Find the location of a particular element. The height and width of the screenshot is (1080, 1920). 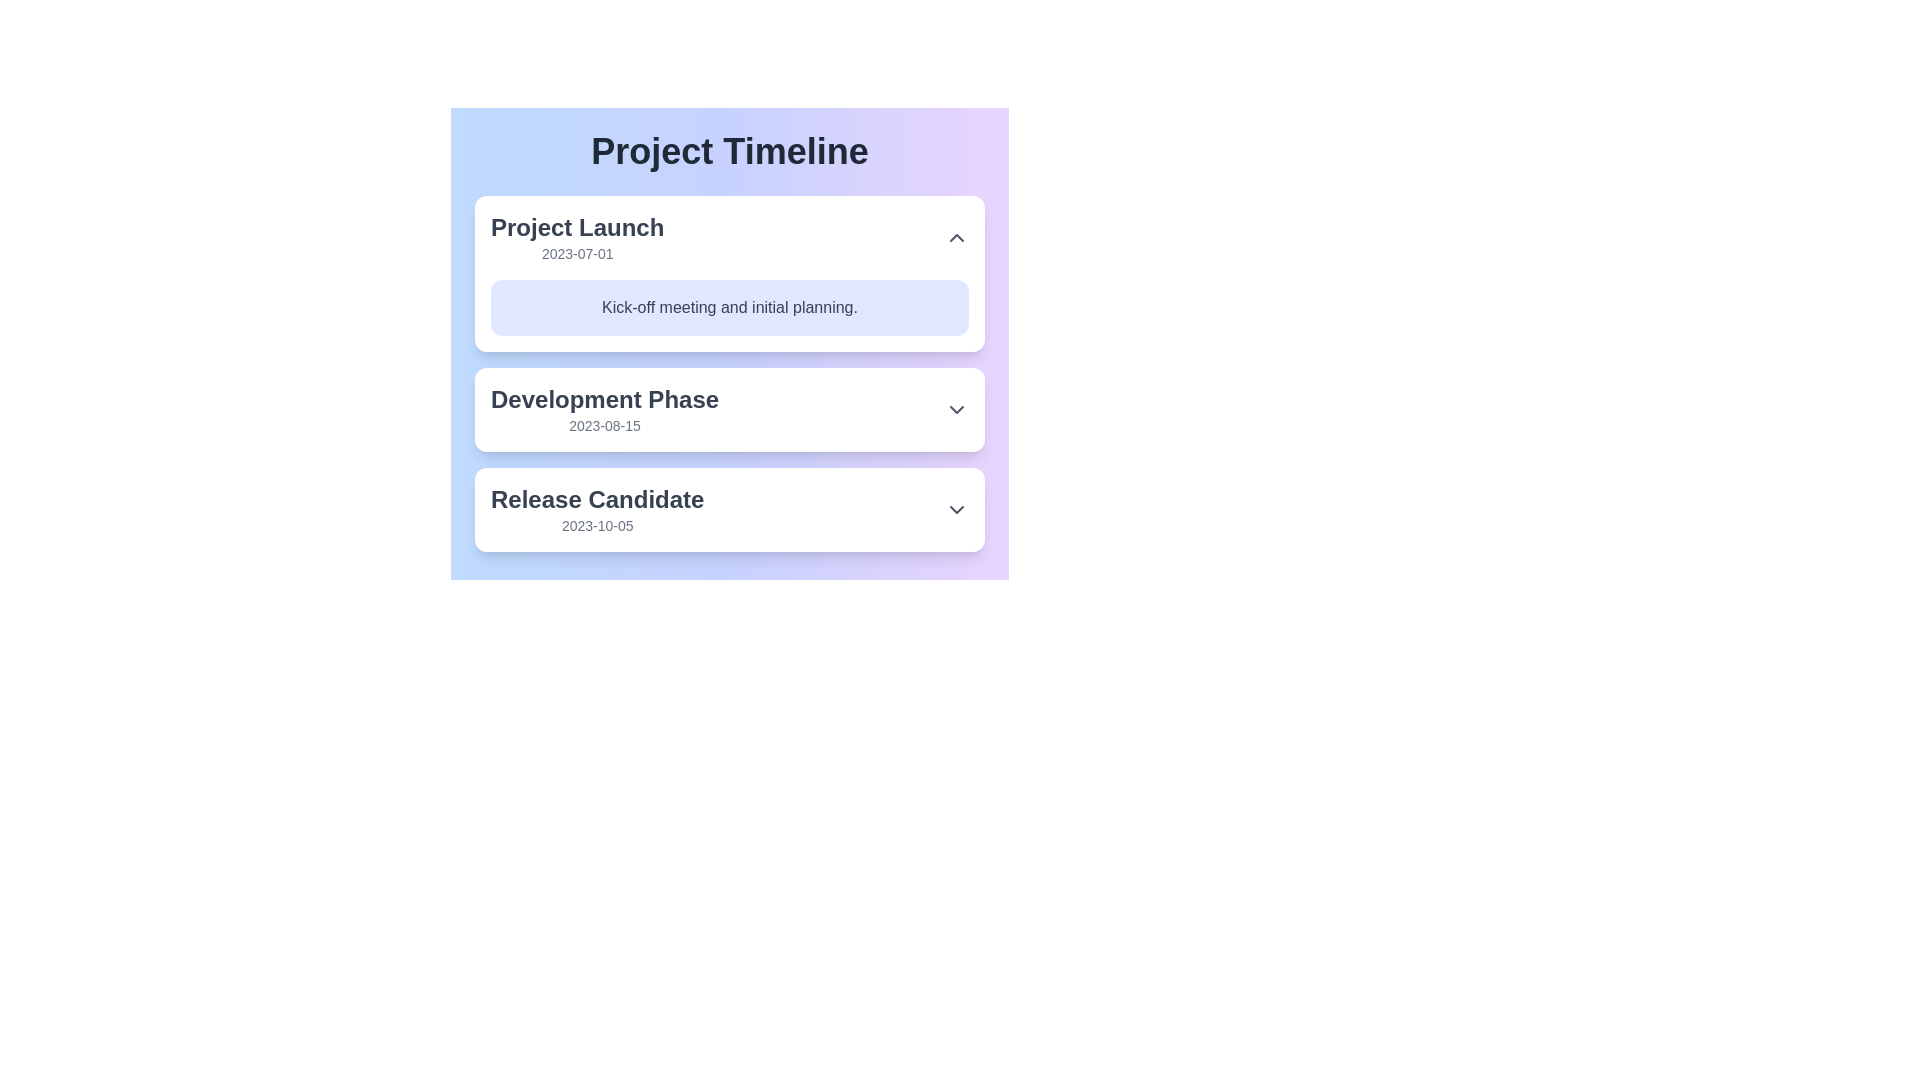

the text display showing the date '2023-08-15', which is located below the title 'Development Phase' in a gray colored, small font within a boxed structure is located at coordinates (603, 424).